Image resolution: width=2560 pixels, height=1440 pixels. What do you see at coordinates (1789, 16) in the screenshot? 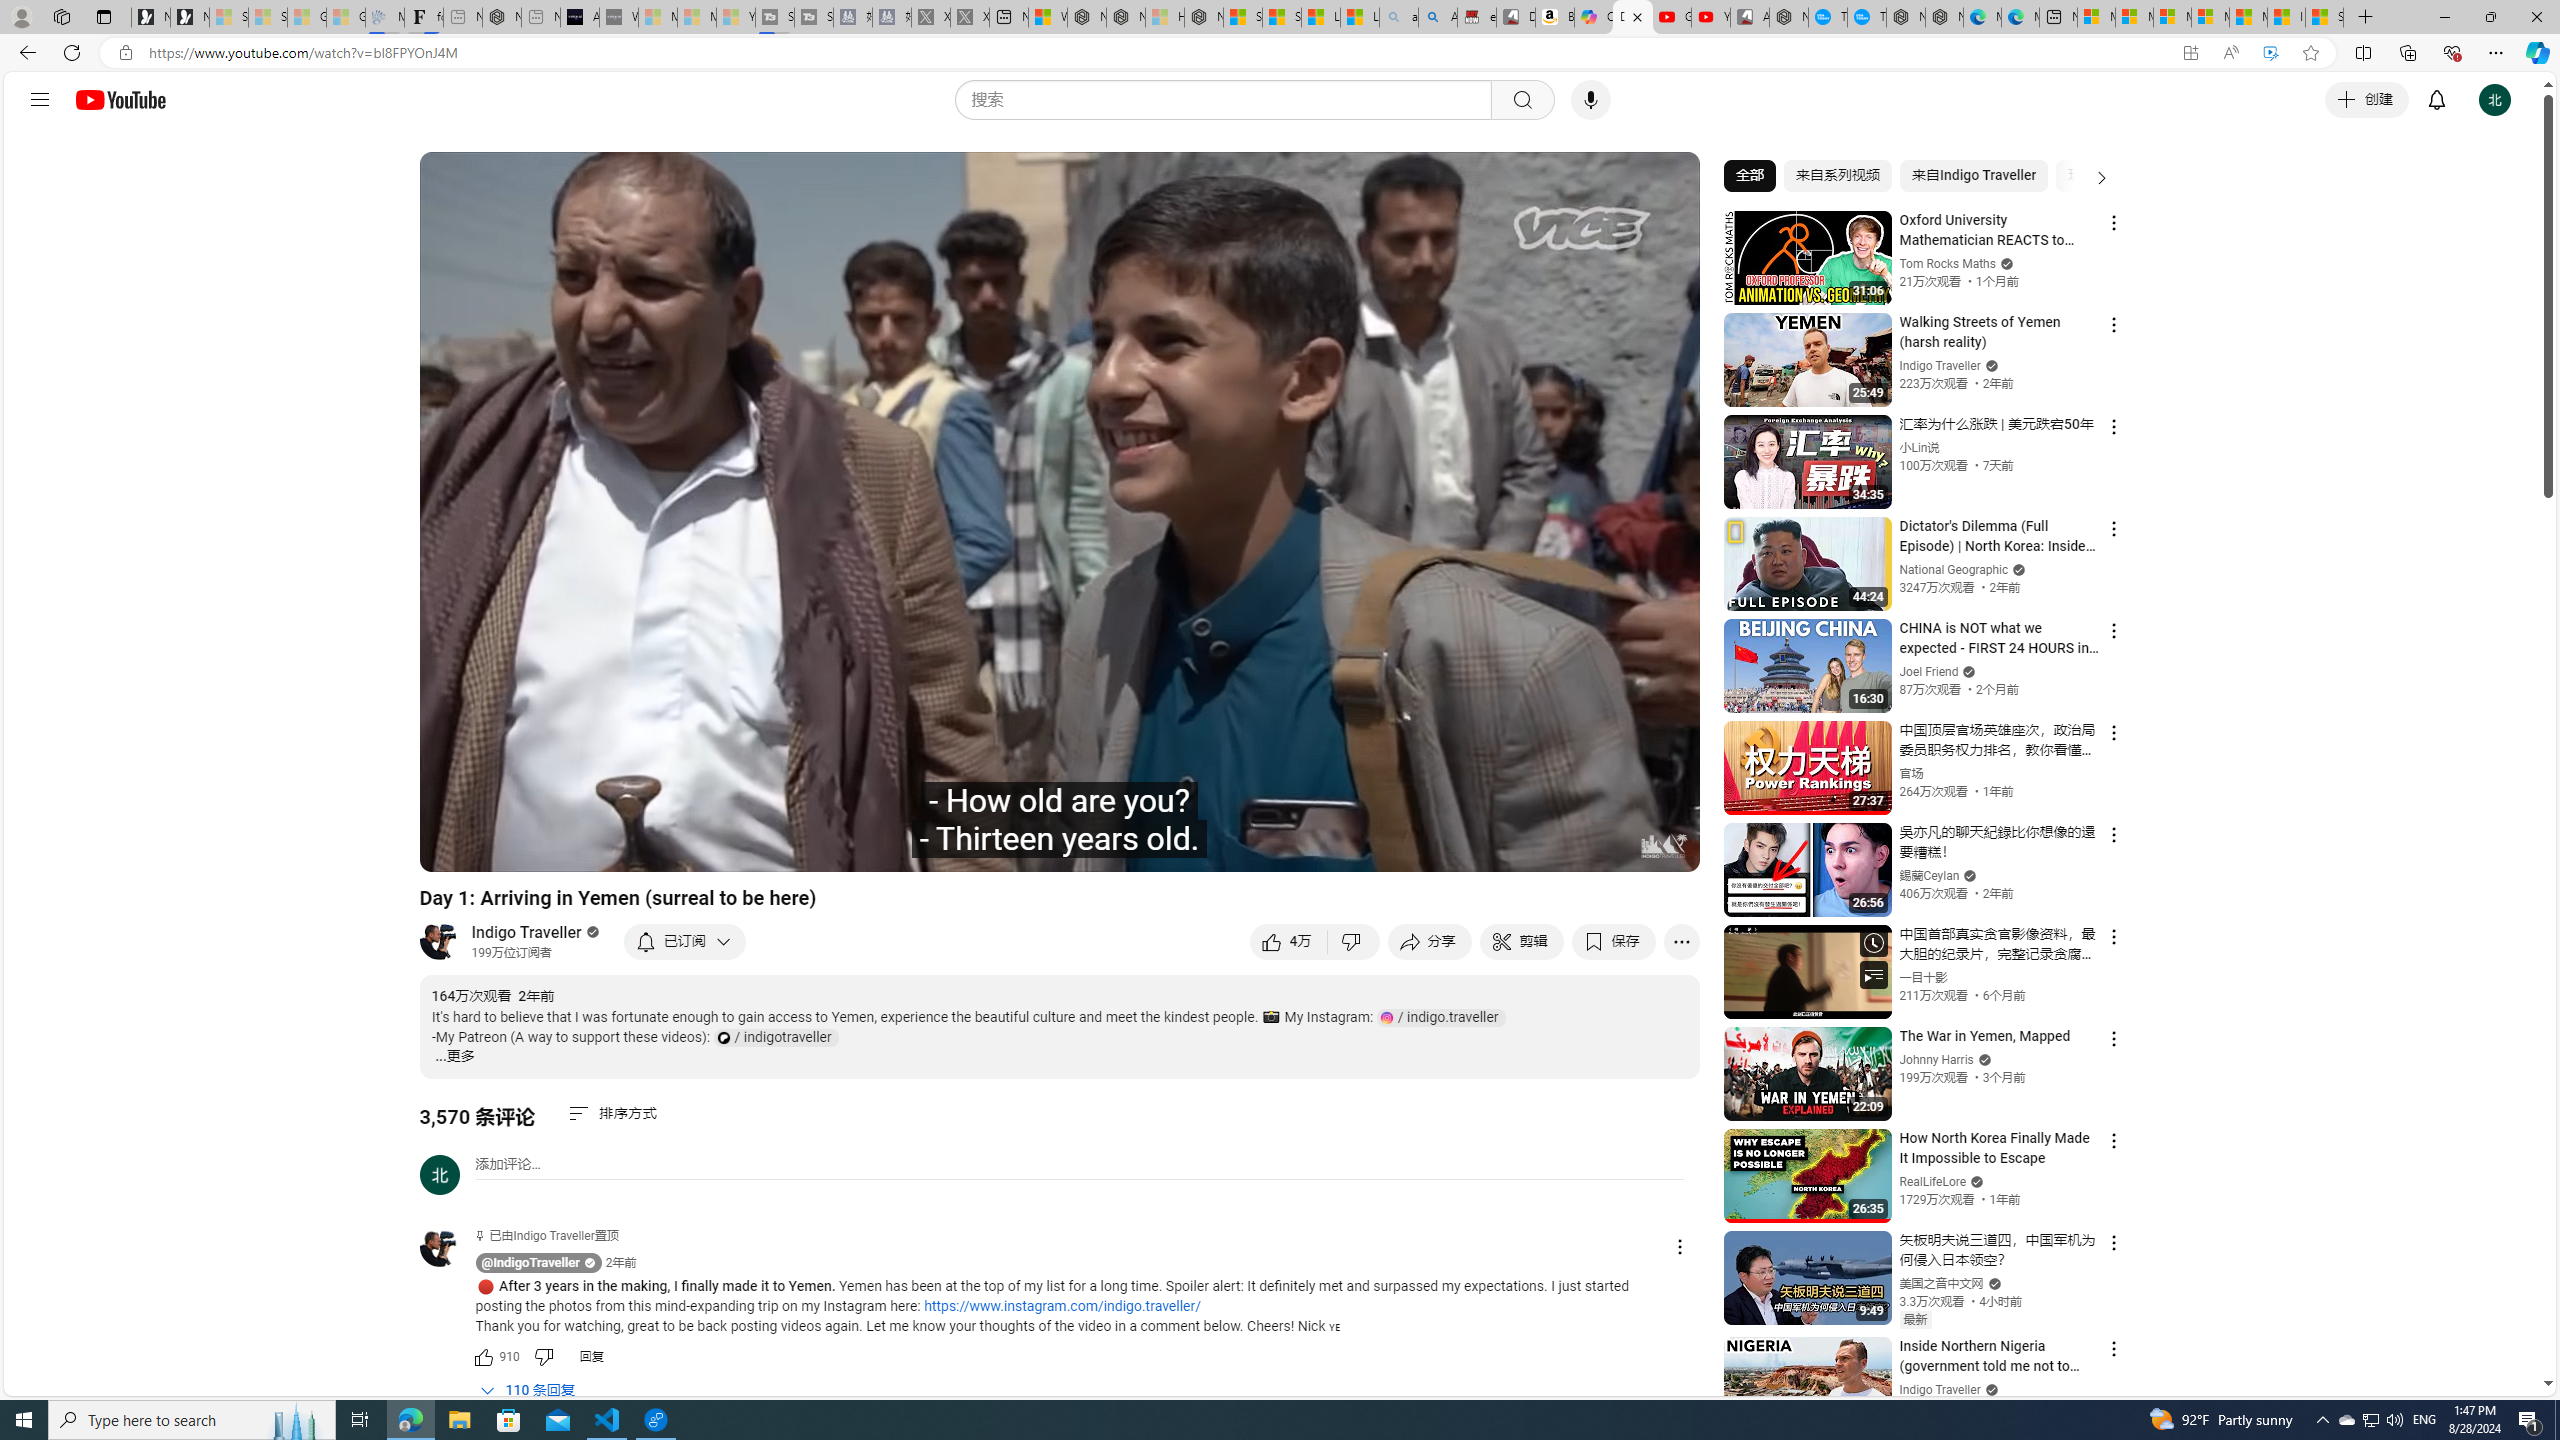
I see `'Nordace - My Account'` at bounding box center [1789, 16].